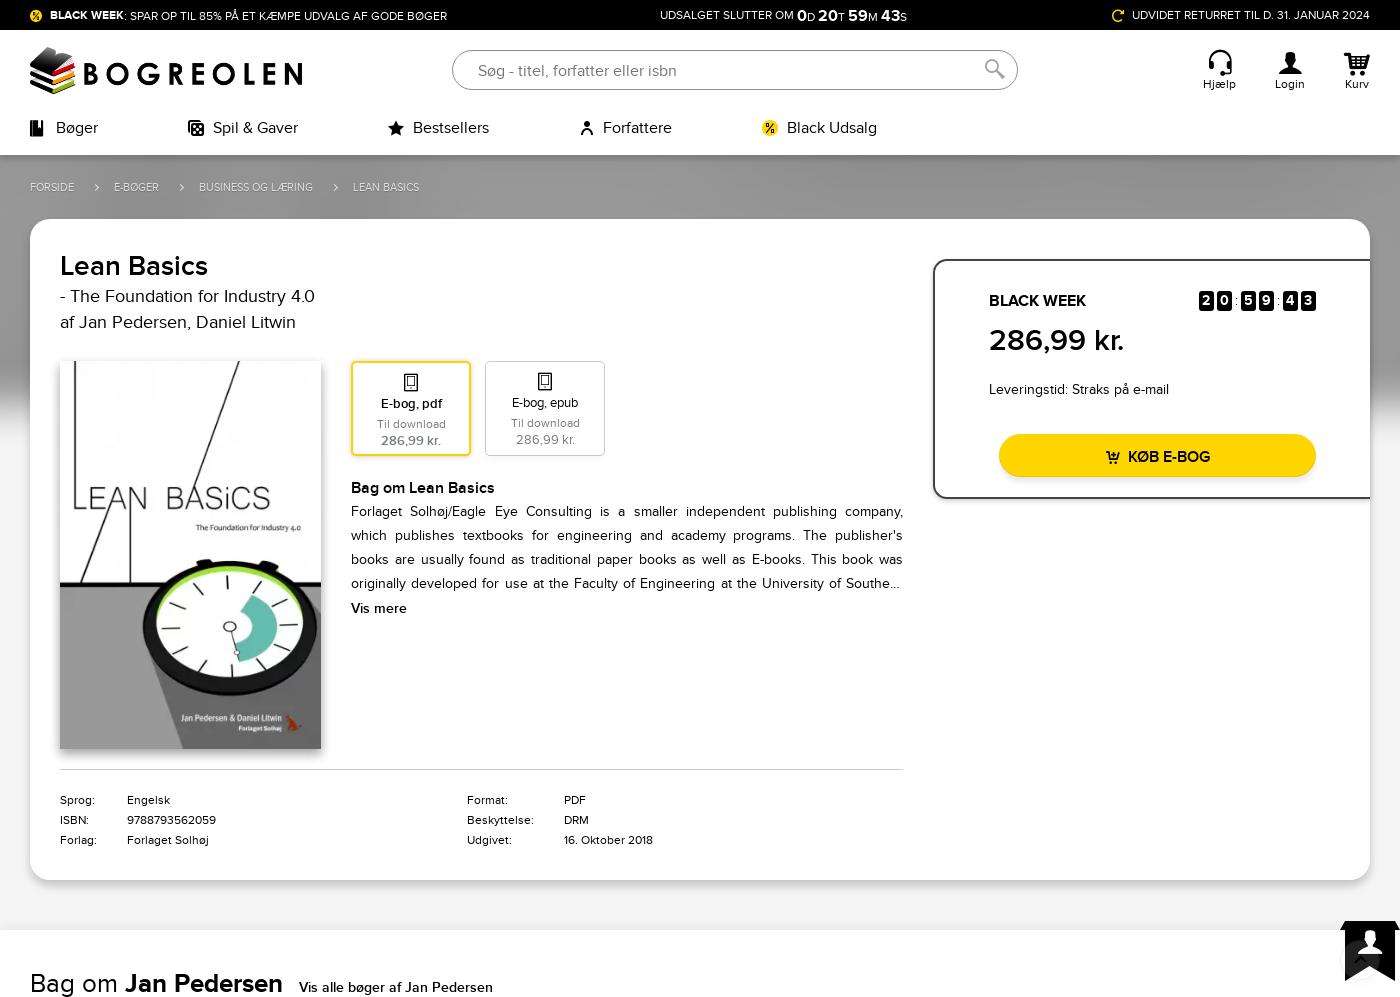 This screenshot has height=997, width=1400. What do you see at coordinates (1260, 300) in the screenshot?
I see `'9'` at bounding box center [1260, 300].